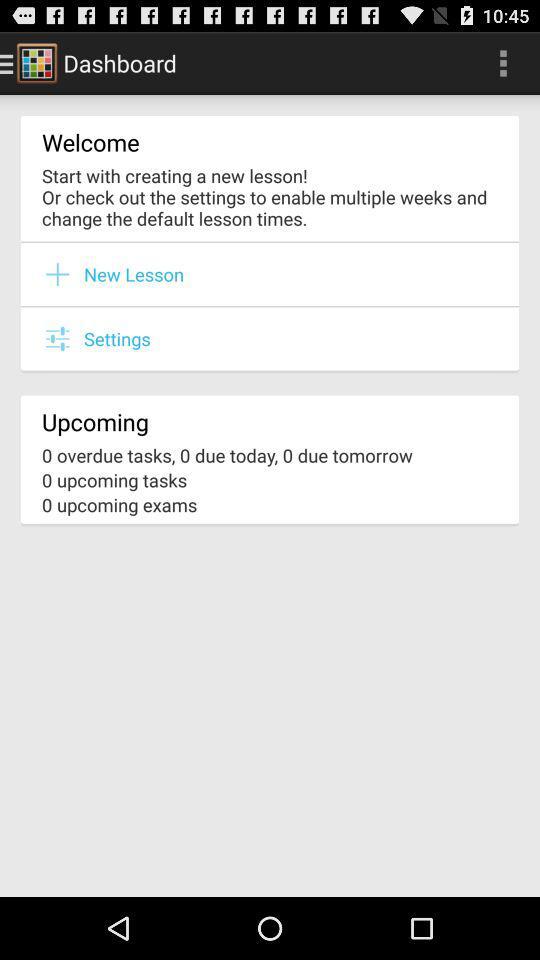 The width and height of the screenshot is (540, 960). Describe the element at coordinates (270, 196) in the screenshot. I see `the item below welcome item` at that location.